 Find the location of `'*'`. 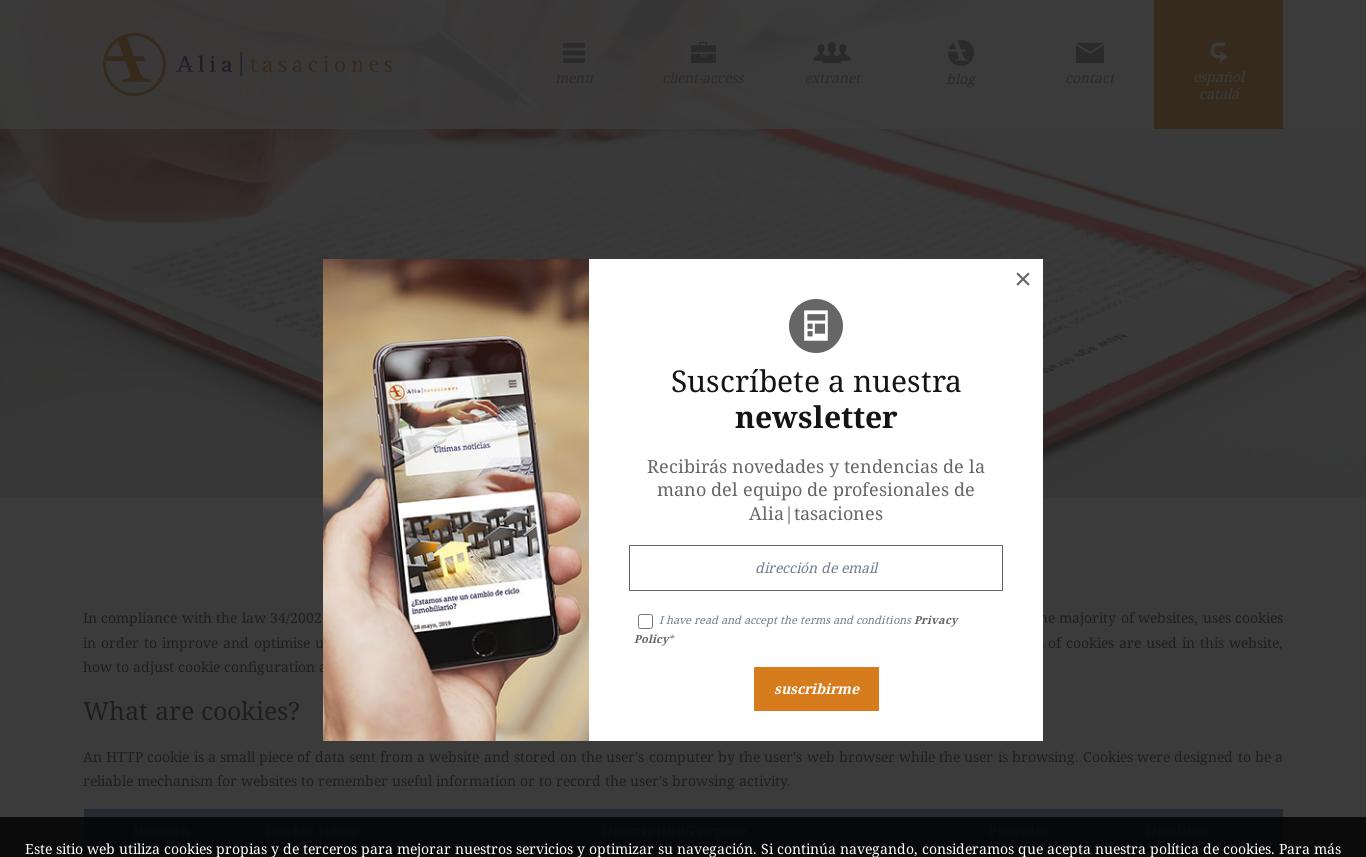

'*' is located at coordinates (669, 638).